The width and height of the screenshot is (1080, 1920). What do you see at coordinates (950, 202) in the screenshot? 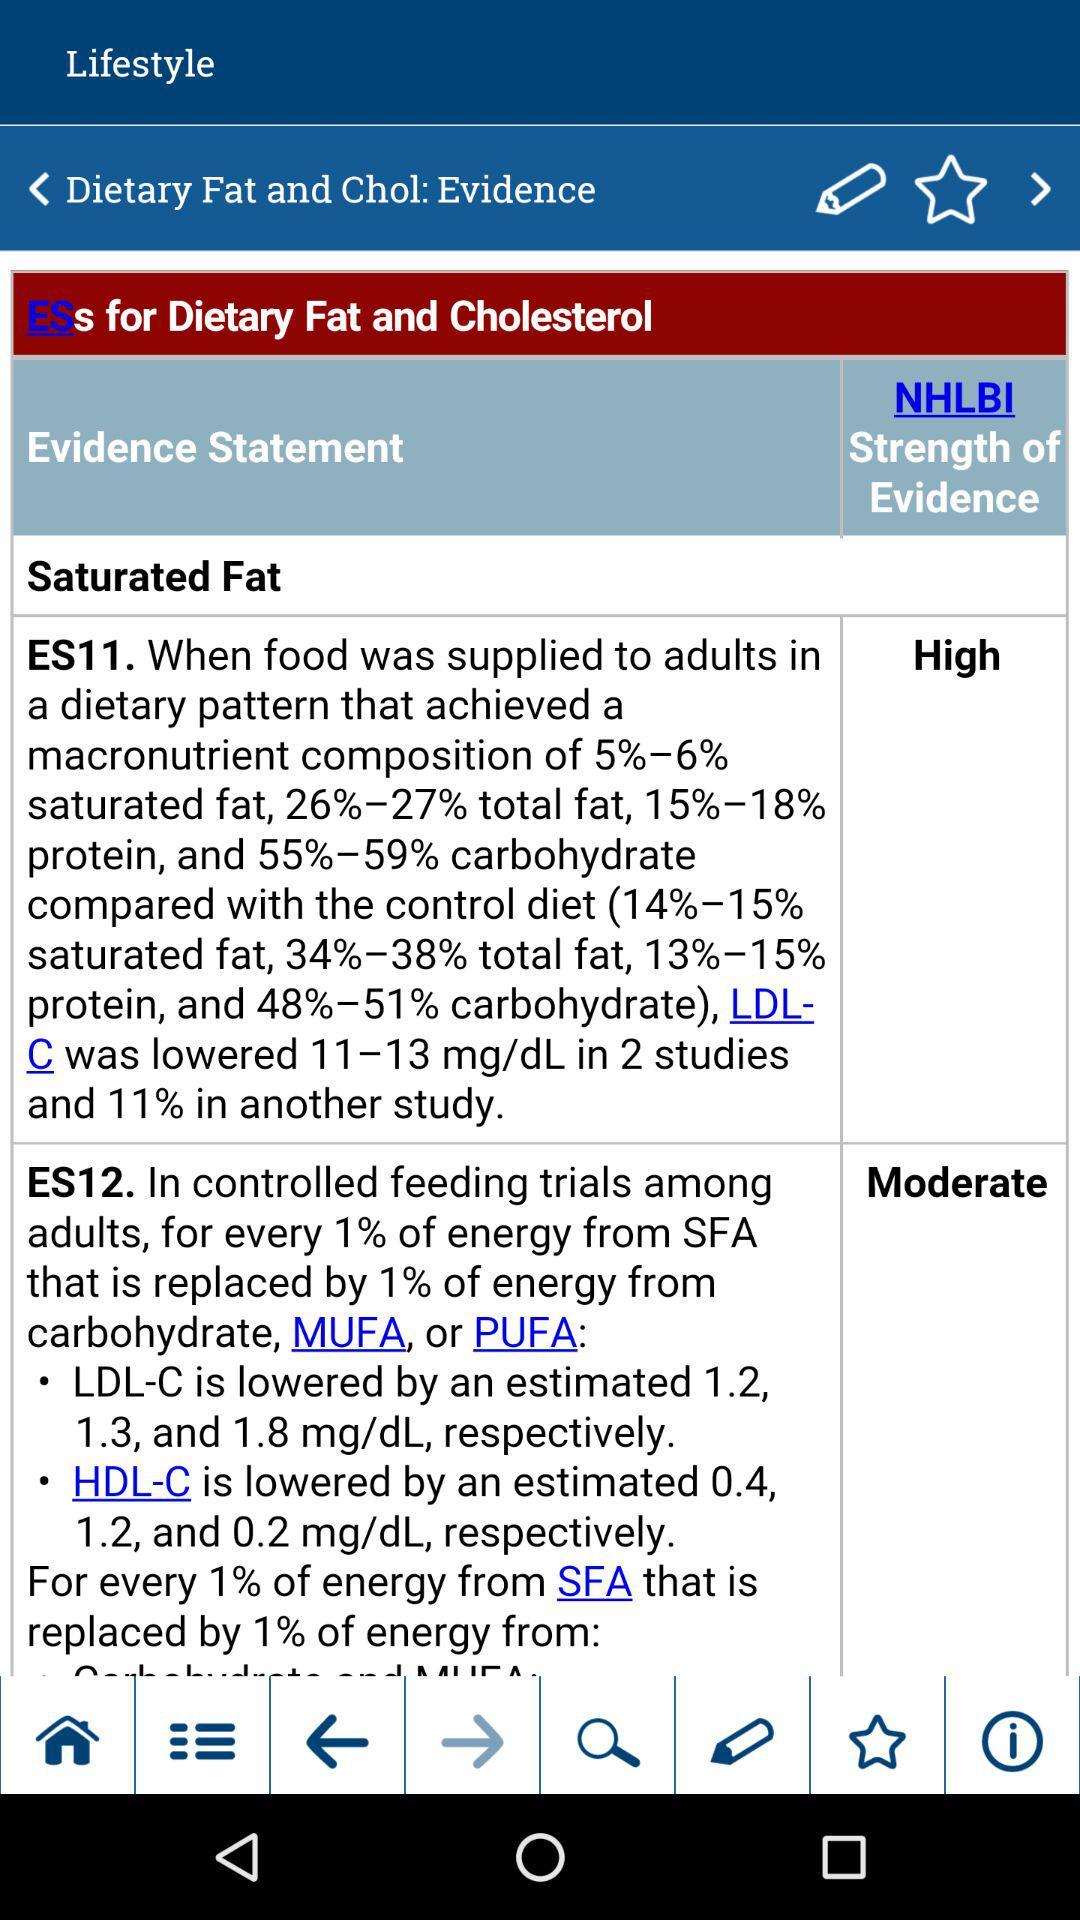
I see `the star icon` at bounding box center [950, 202].